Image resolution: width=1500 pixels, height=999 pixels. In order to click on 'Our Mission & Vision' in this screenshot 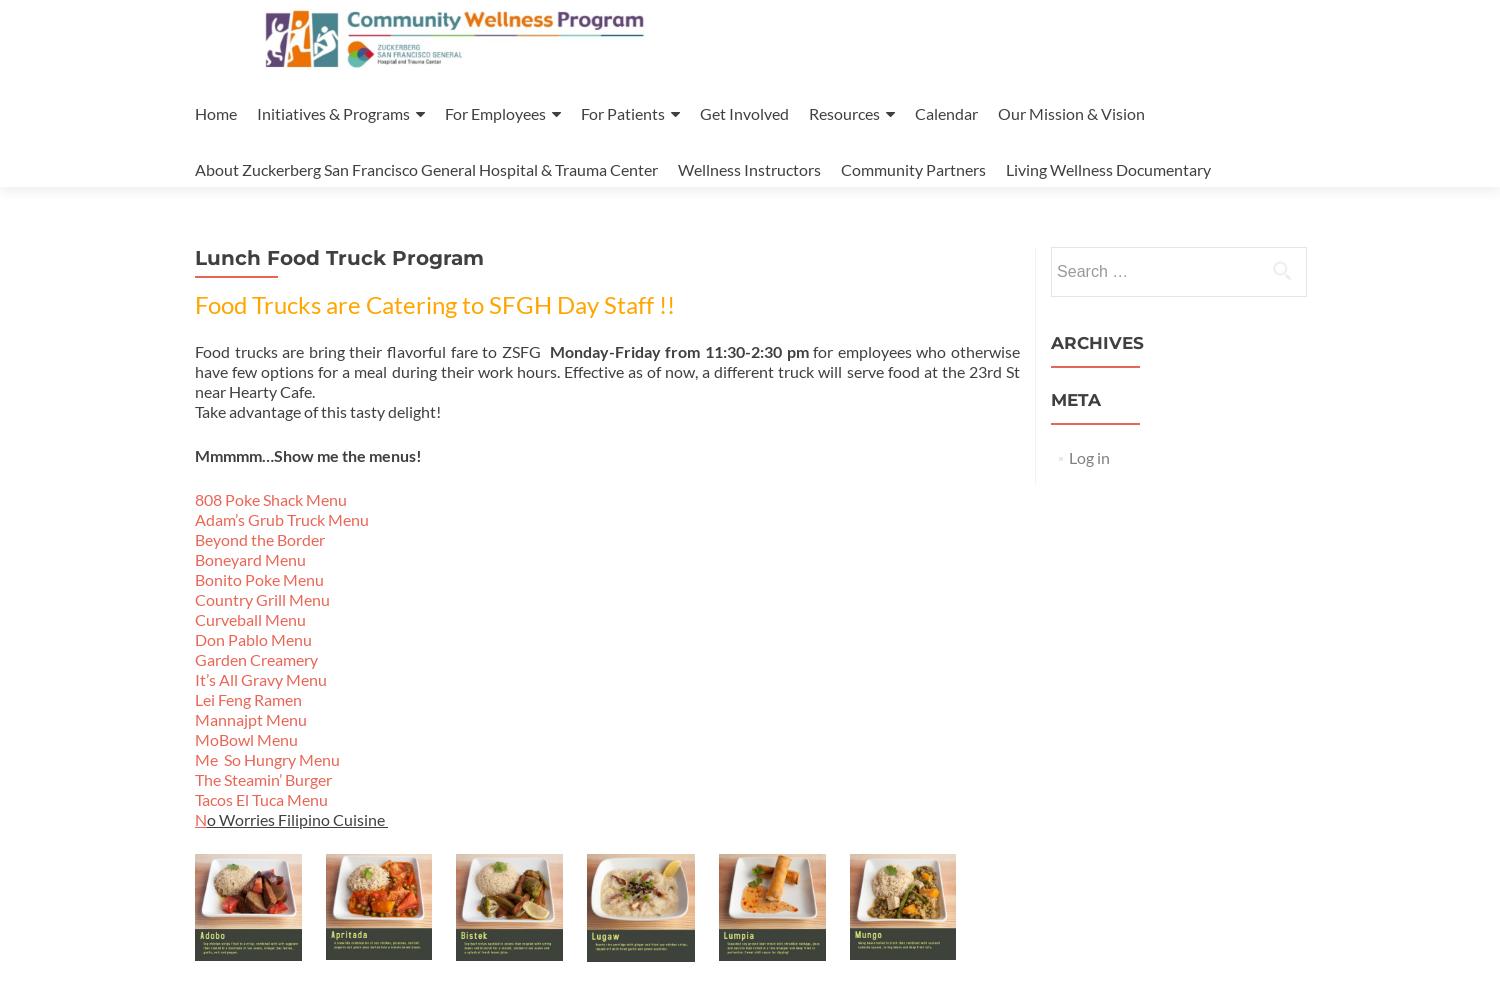, I will do `click(996, 113)`.